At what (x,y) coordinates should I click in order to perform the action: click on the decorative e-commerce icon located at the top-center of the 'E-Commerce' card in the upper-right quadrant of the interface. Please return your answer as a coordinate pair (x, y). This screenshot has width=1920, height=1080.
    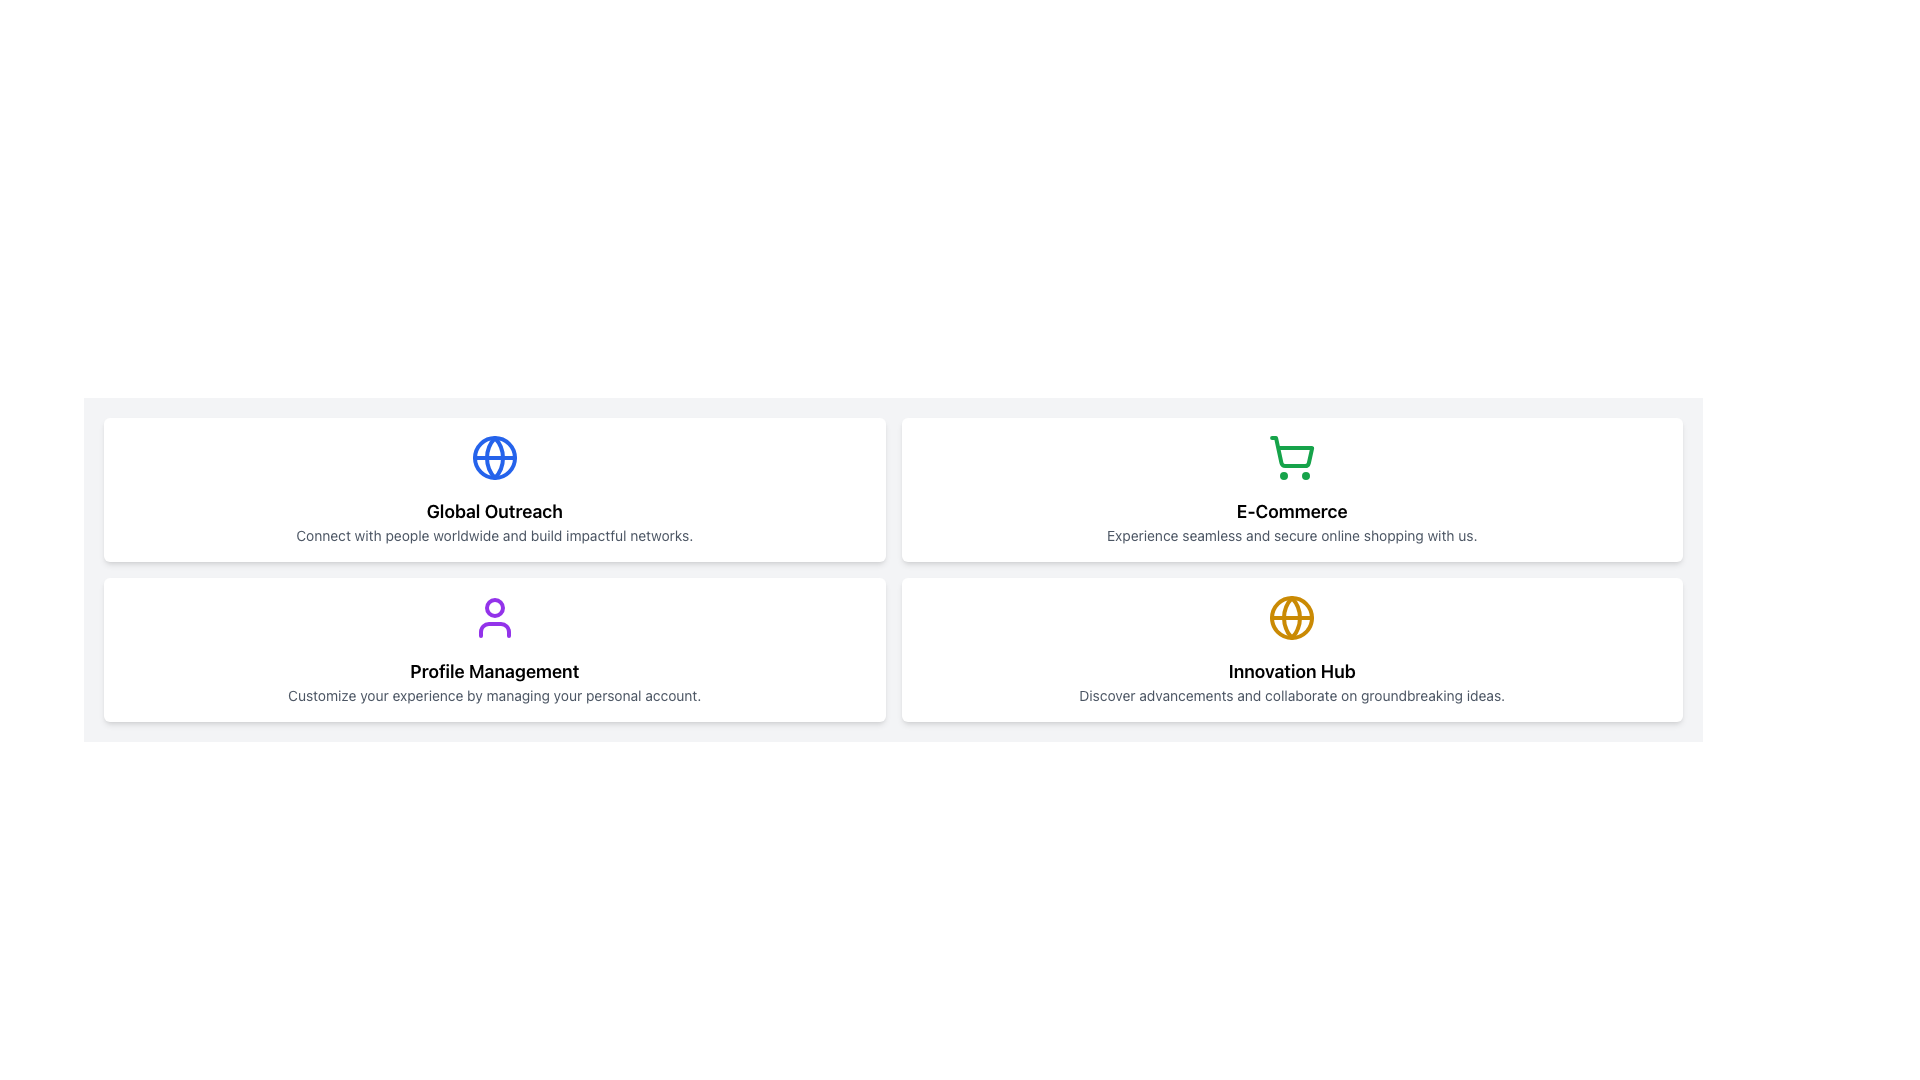
    Looking at the image, I should click on (1292, 458).